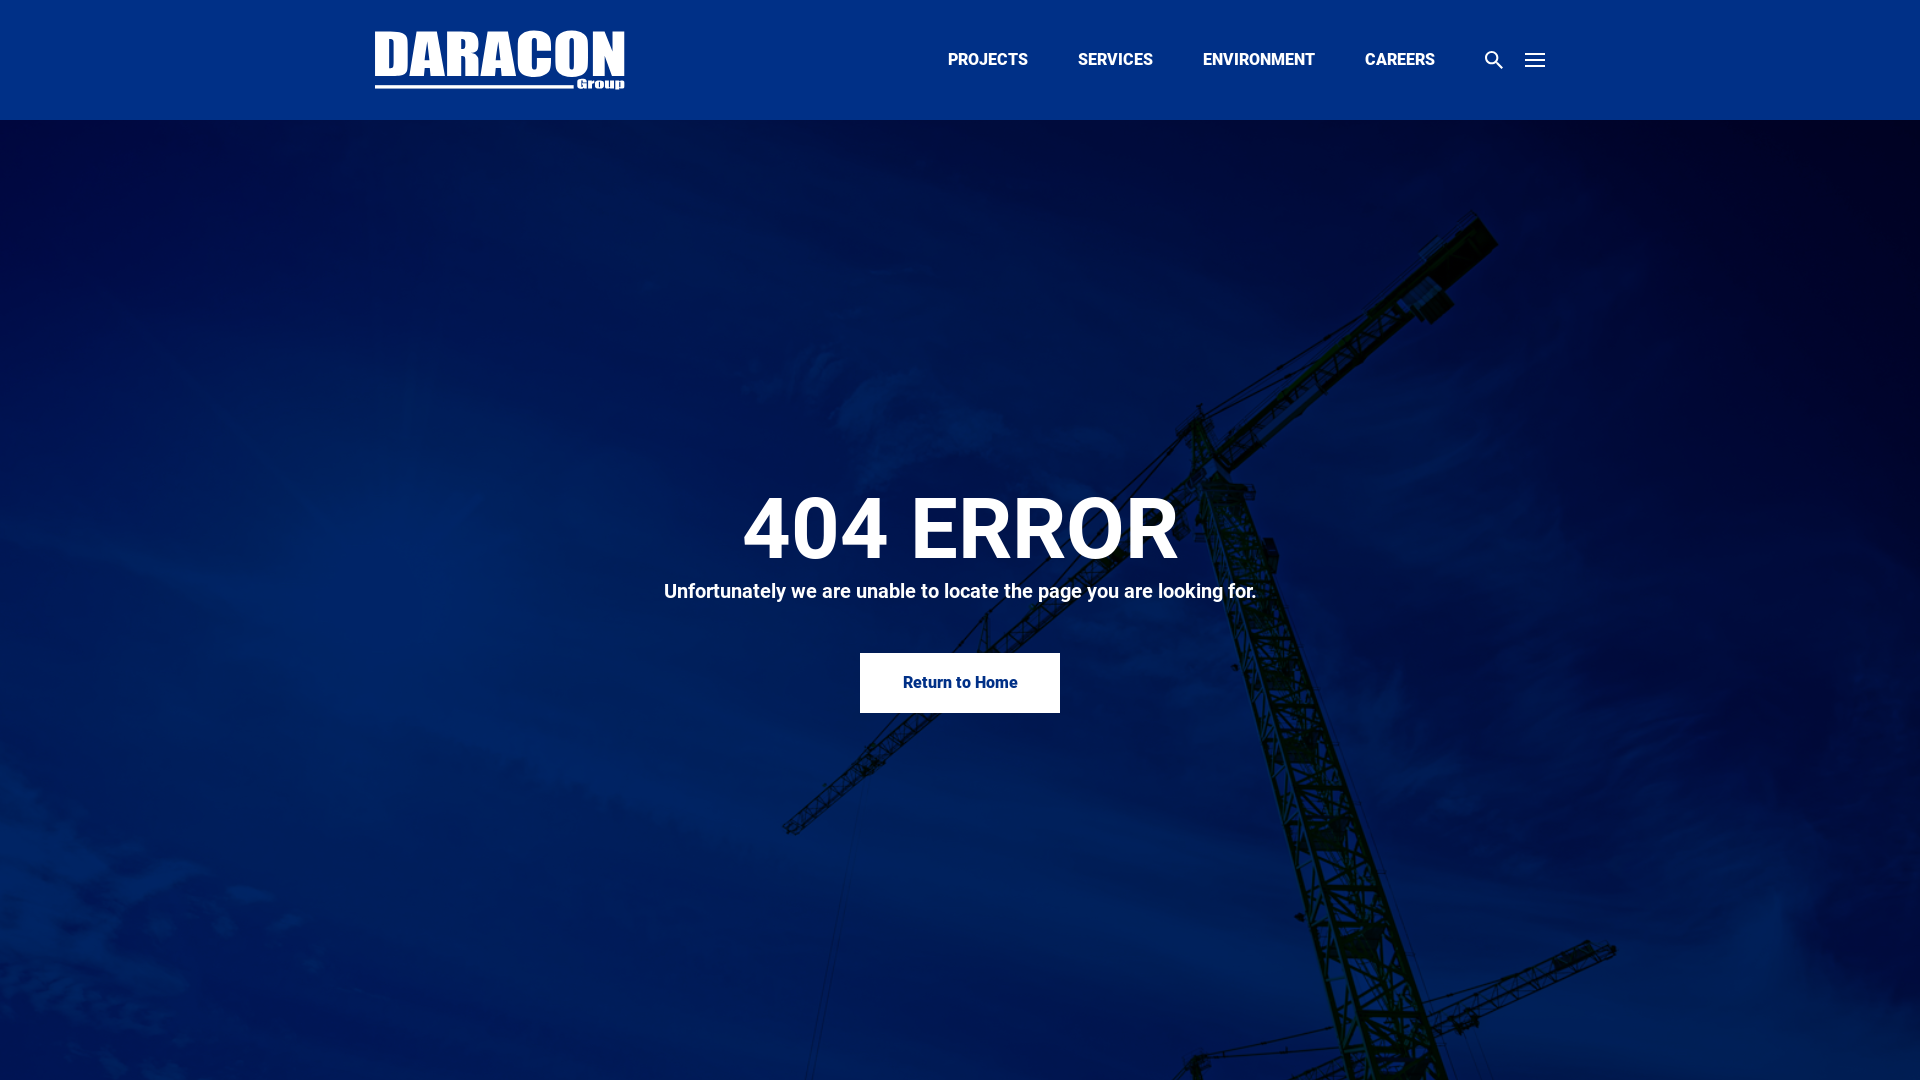  I want to click on 'SERVICES', so click(1114, 58).